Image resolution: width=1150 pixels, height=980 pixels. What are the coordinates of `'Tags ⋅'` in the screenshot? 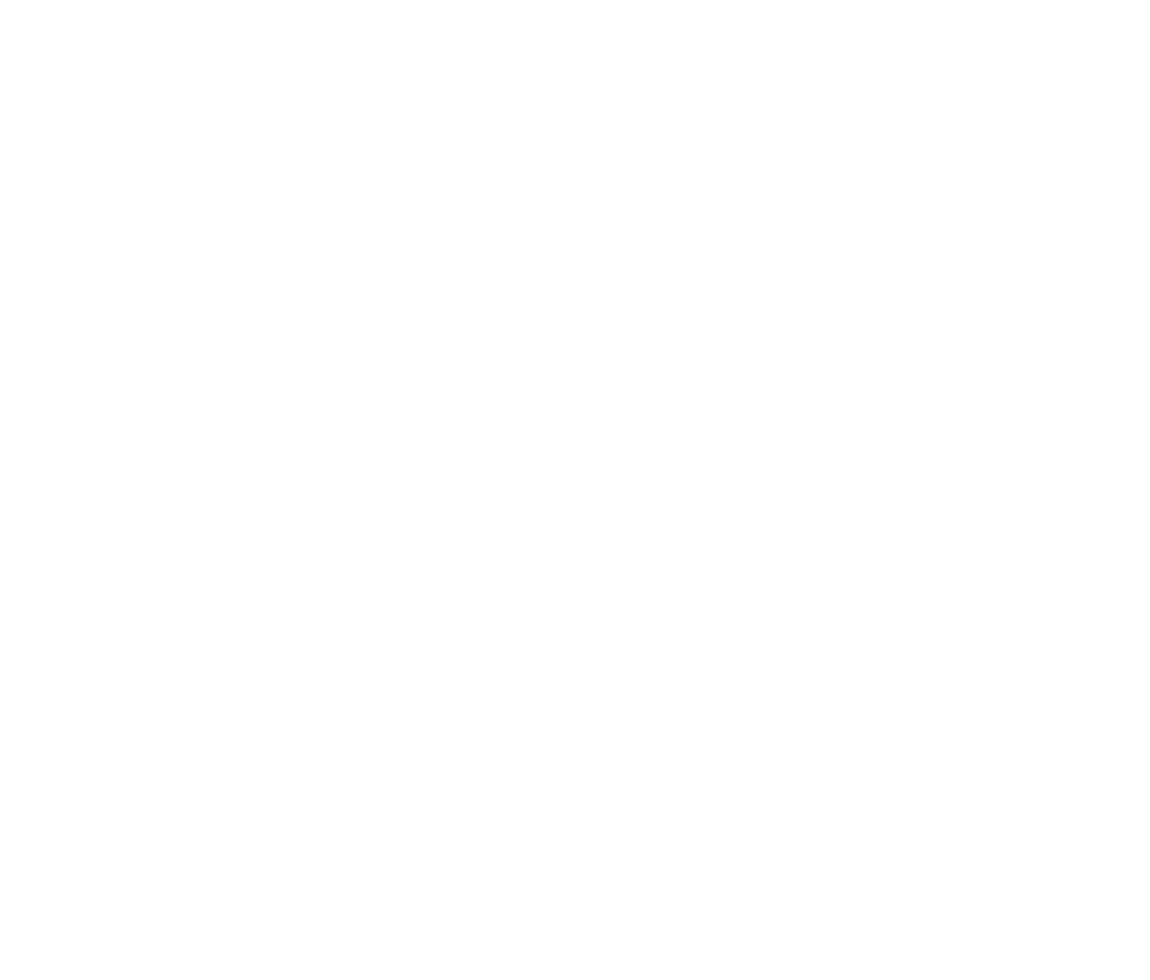 It's located at (50, 941).